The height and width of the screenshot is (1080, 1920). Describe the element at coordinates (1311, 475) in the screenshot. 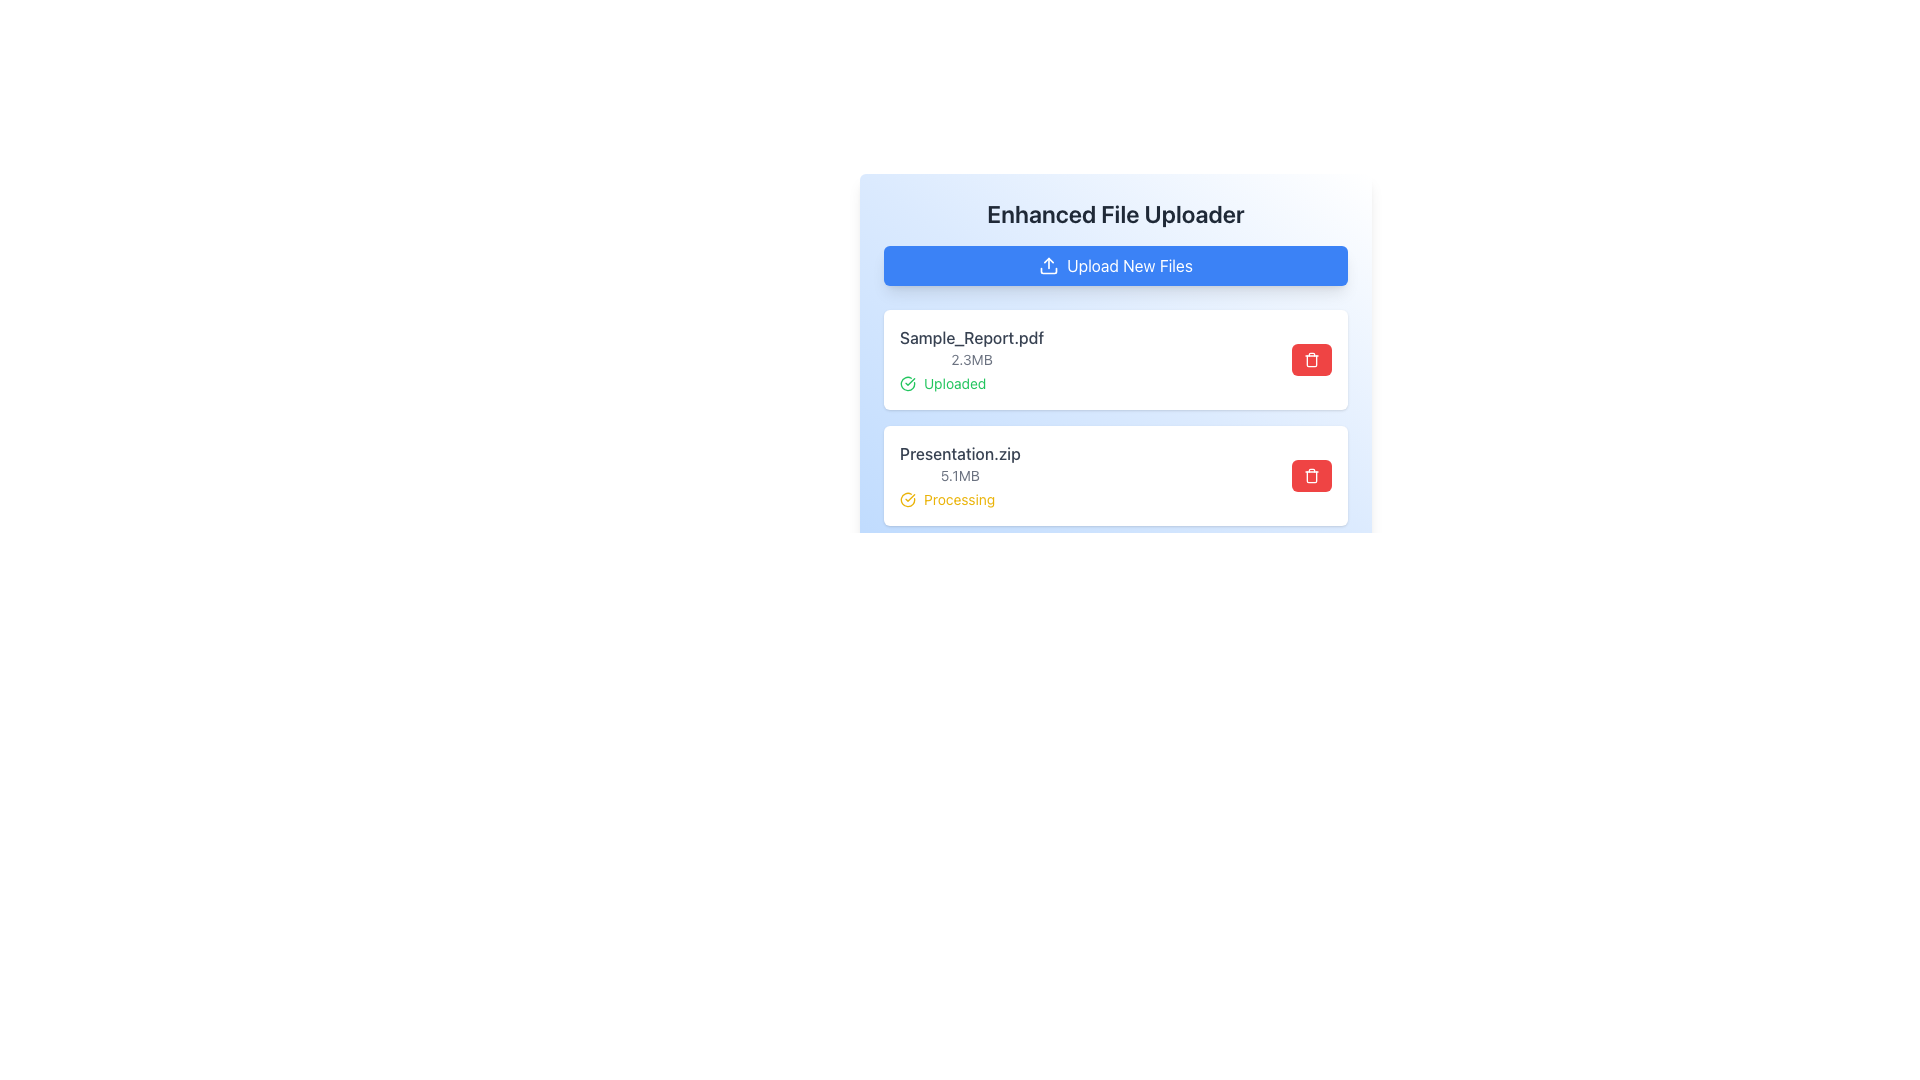

I see `the delete icon button located at the far right end of the second file entry in the file uploader interface` at that location.